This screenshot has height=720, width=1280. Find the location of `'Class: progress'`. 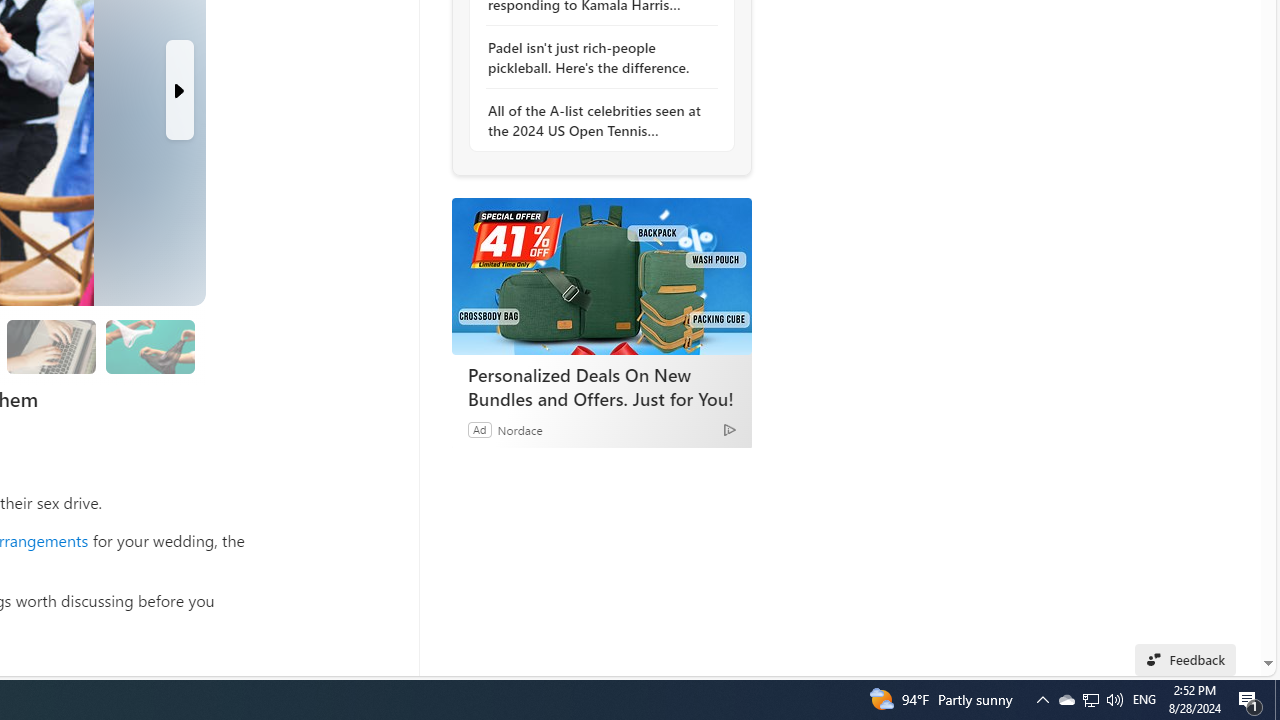

'Class: progress' is located at coordinates (149, 342).